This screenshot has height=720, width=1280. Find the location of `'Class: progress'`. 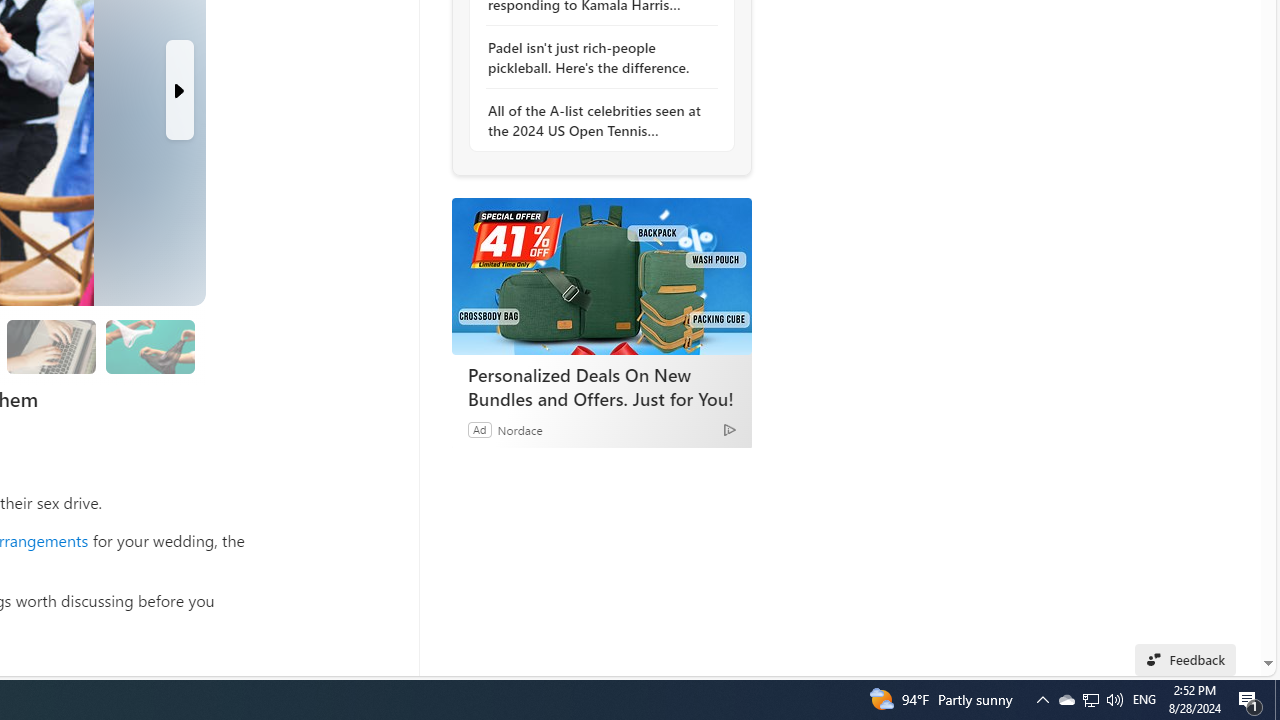

'Class: progress' is located at coordinates (149, 342).